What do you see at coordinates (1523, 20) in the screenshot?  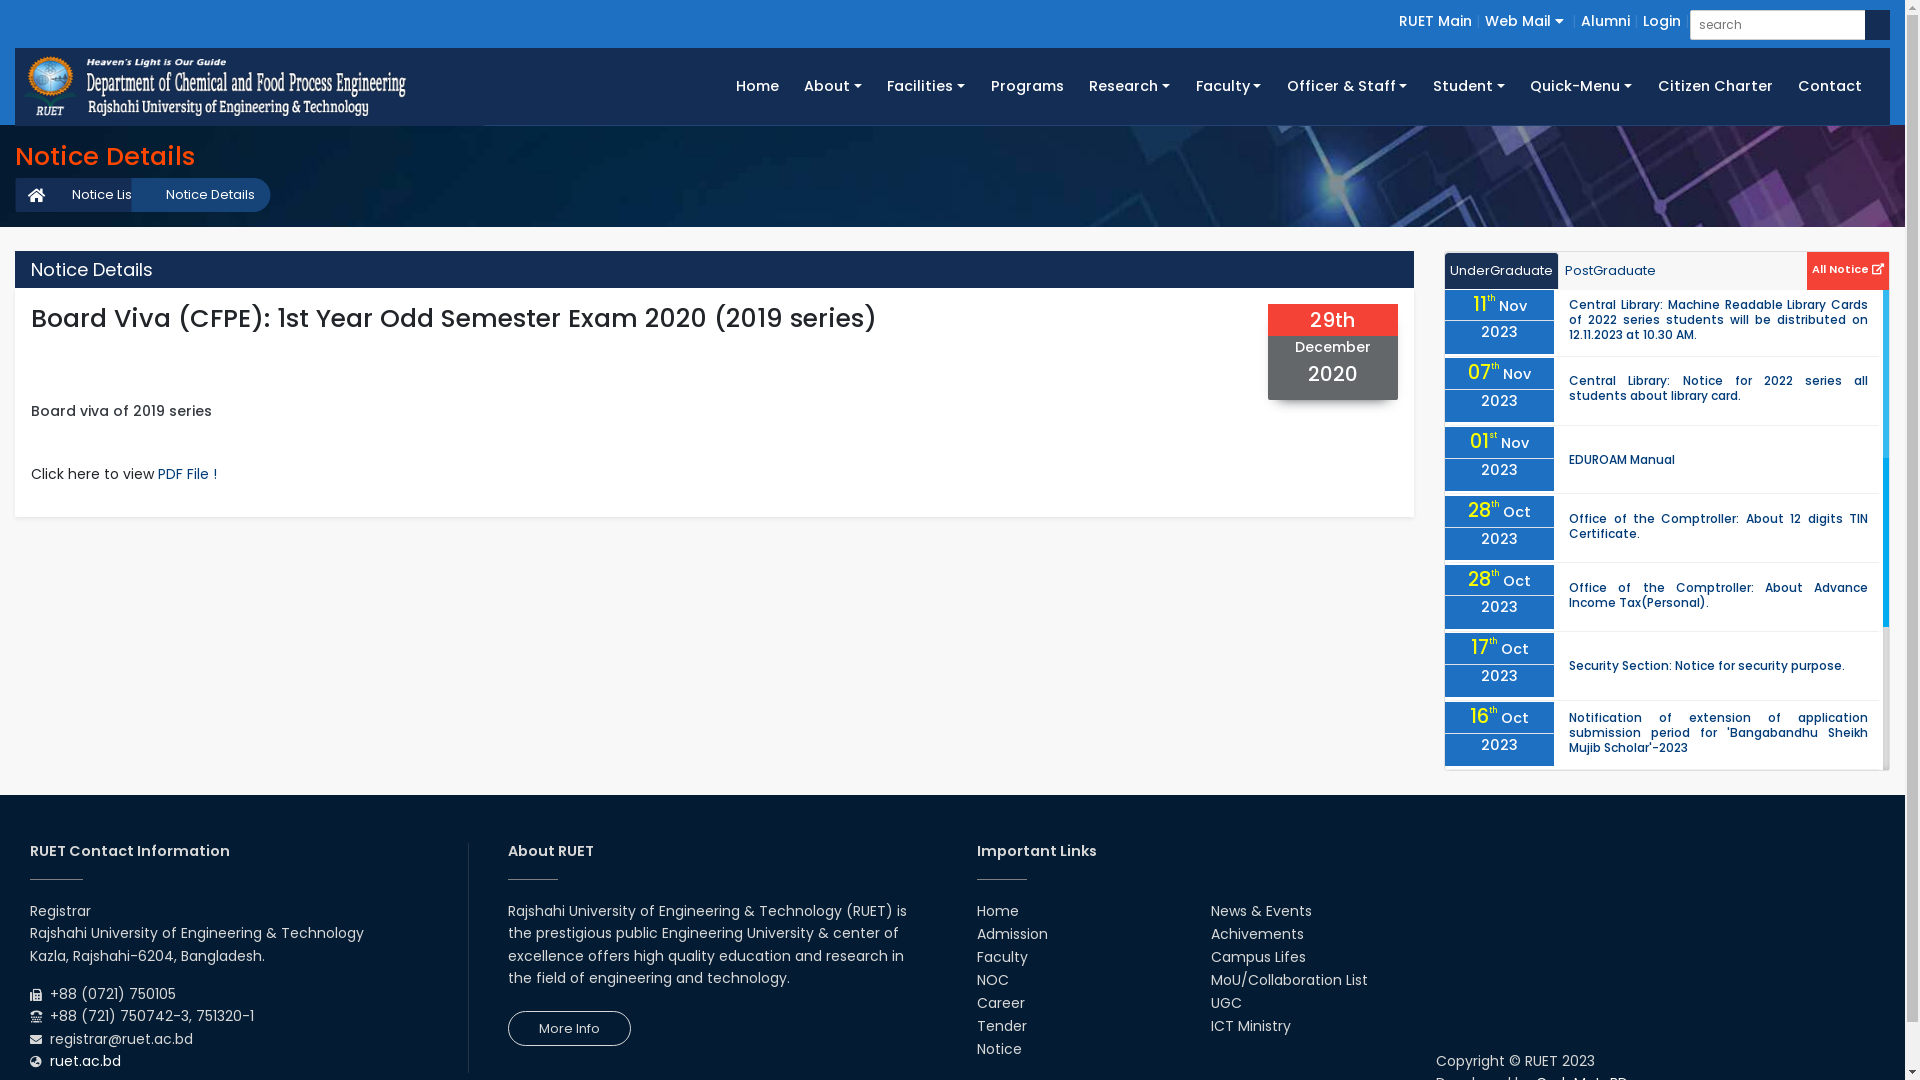 I see `'Web Mail'` at bounding box center [1523, 20].